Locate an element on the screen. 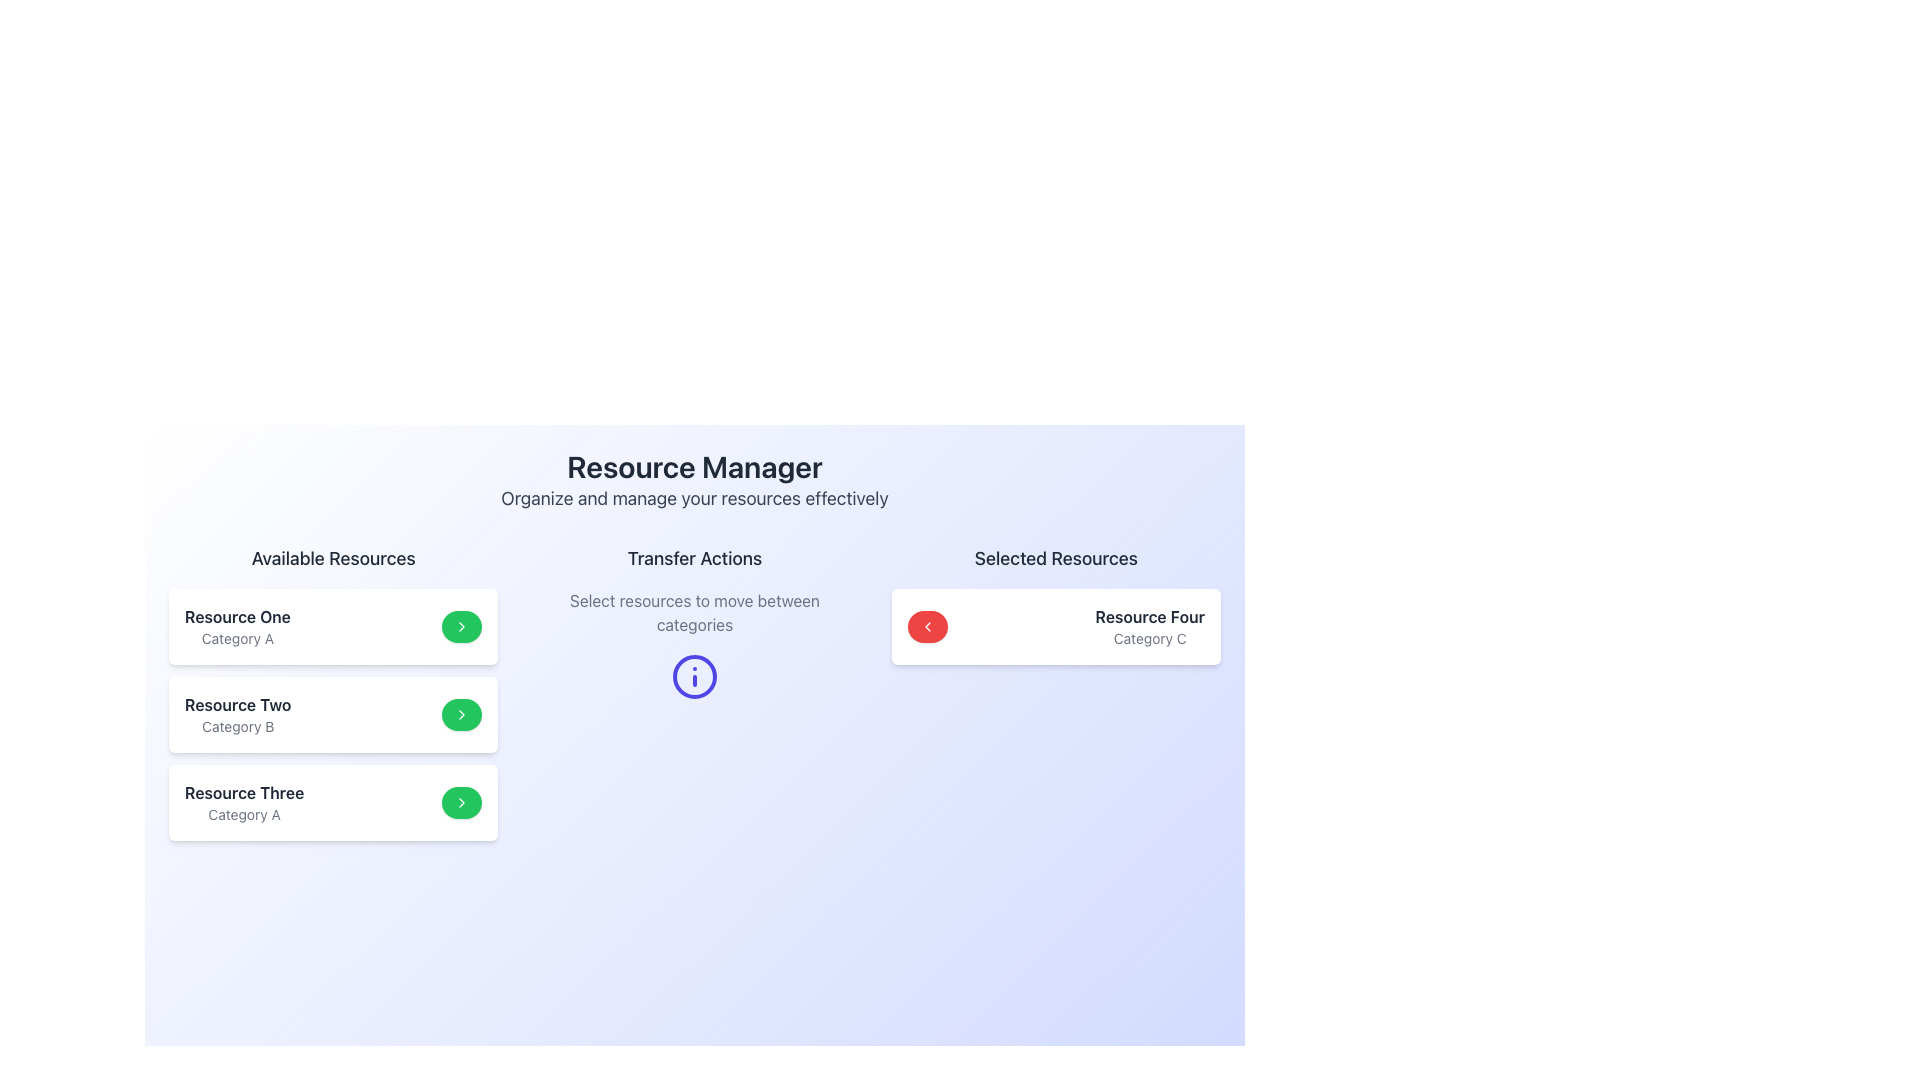 This screenshot has width=1920, height=1080. the text label displaying 'Category B' which is located directly below the title 'Resource Two' in the second panel of the 'Available Resources' section, distinguished by its gray color is located at coordinates (238, 726).